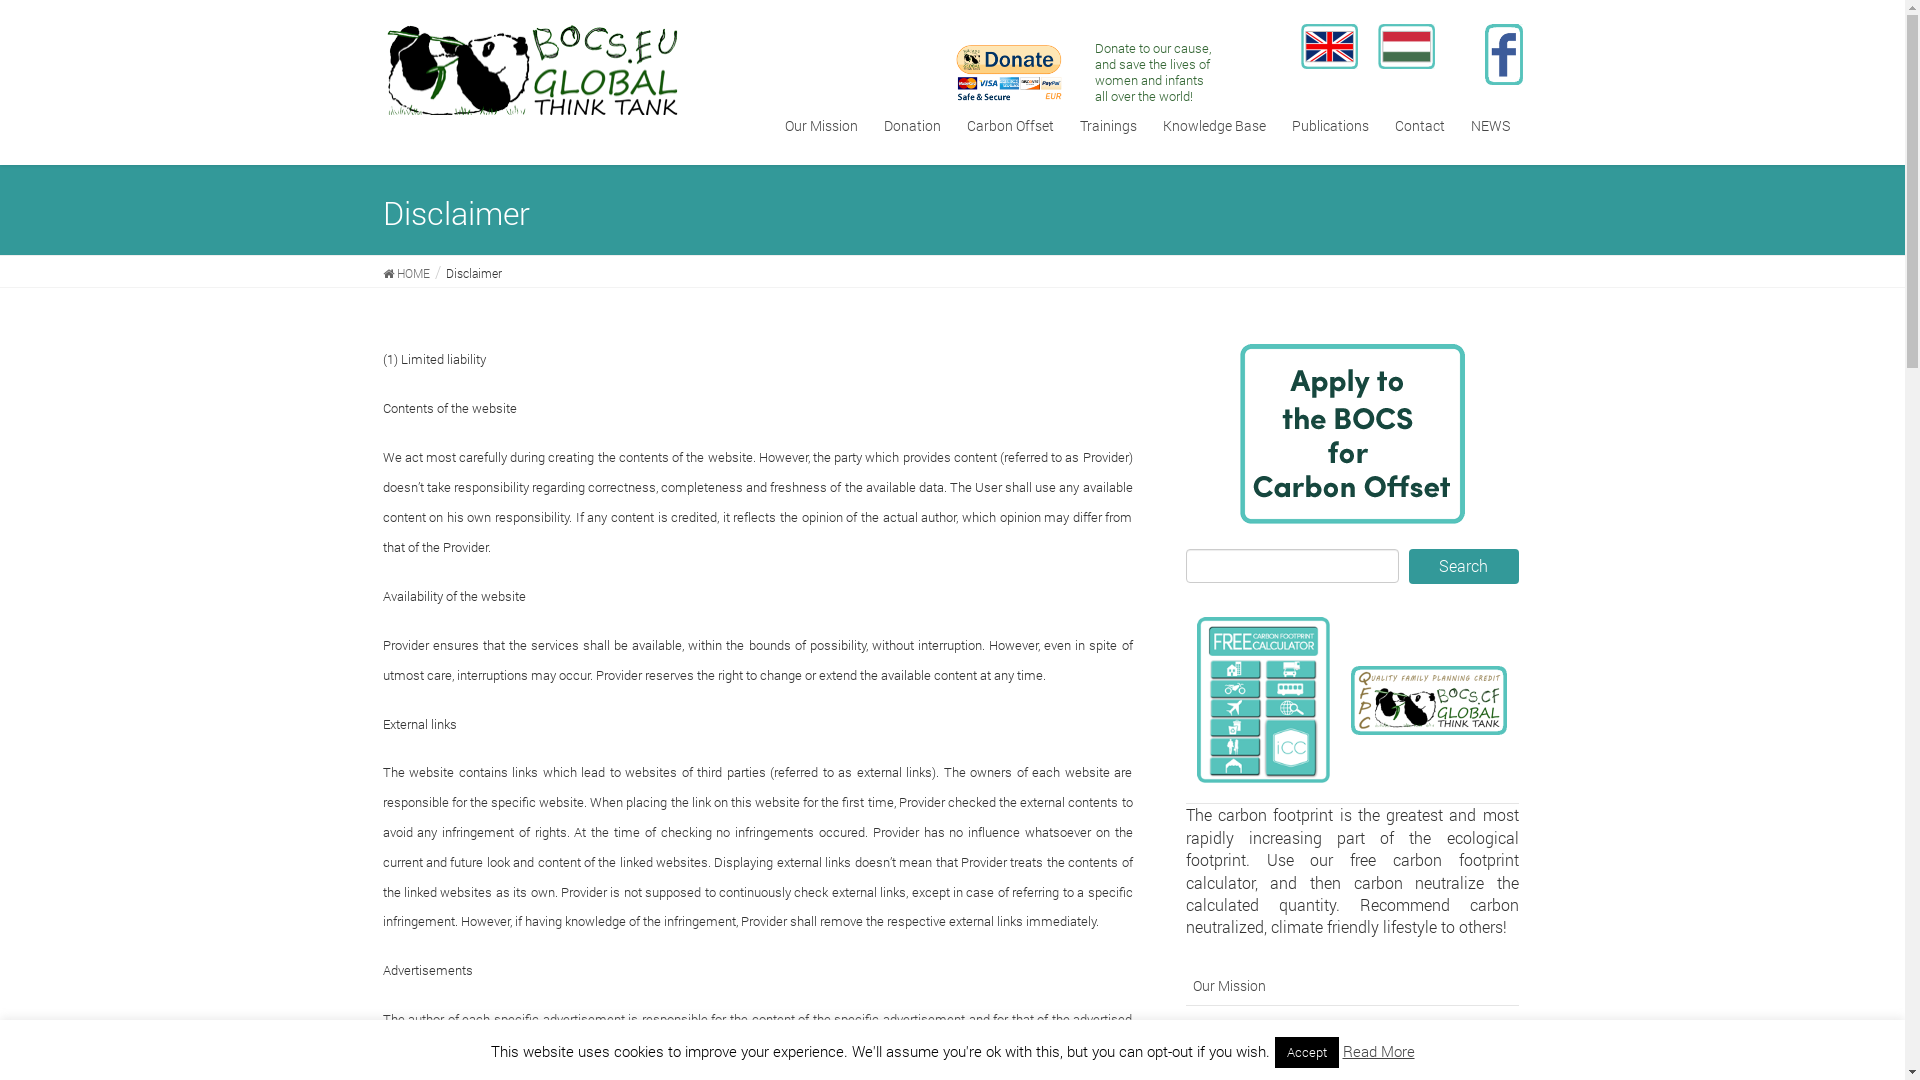  Describe the element at coordinates (1352, 983) in the screenshot. I see `'Our Mission'` at that location.